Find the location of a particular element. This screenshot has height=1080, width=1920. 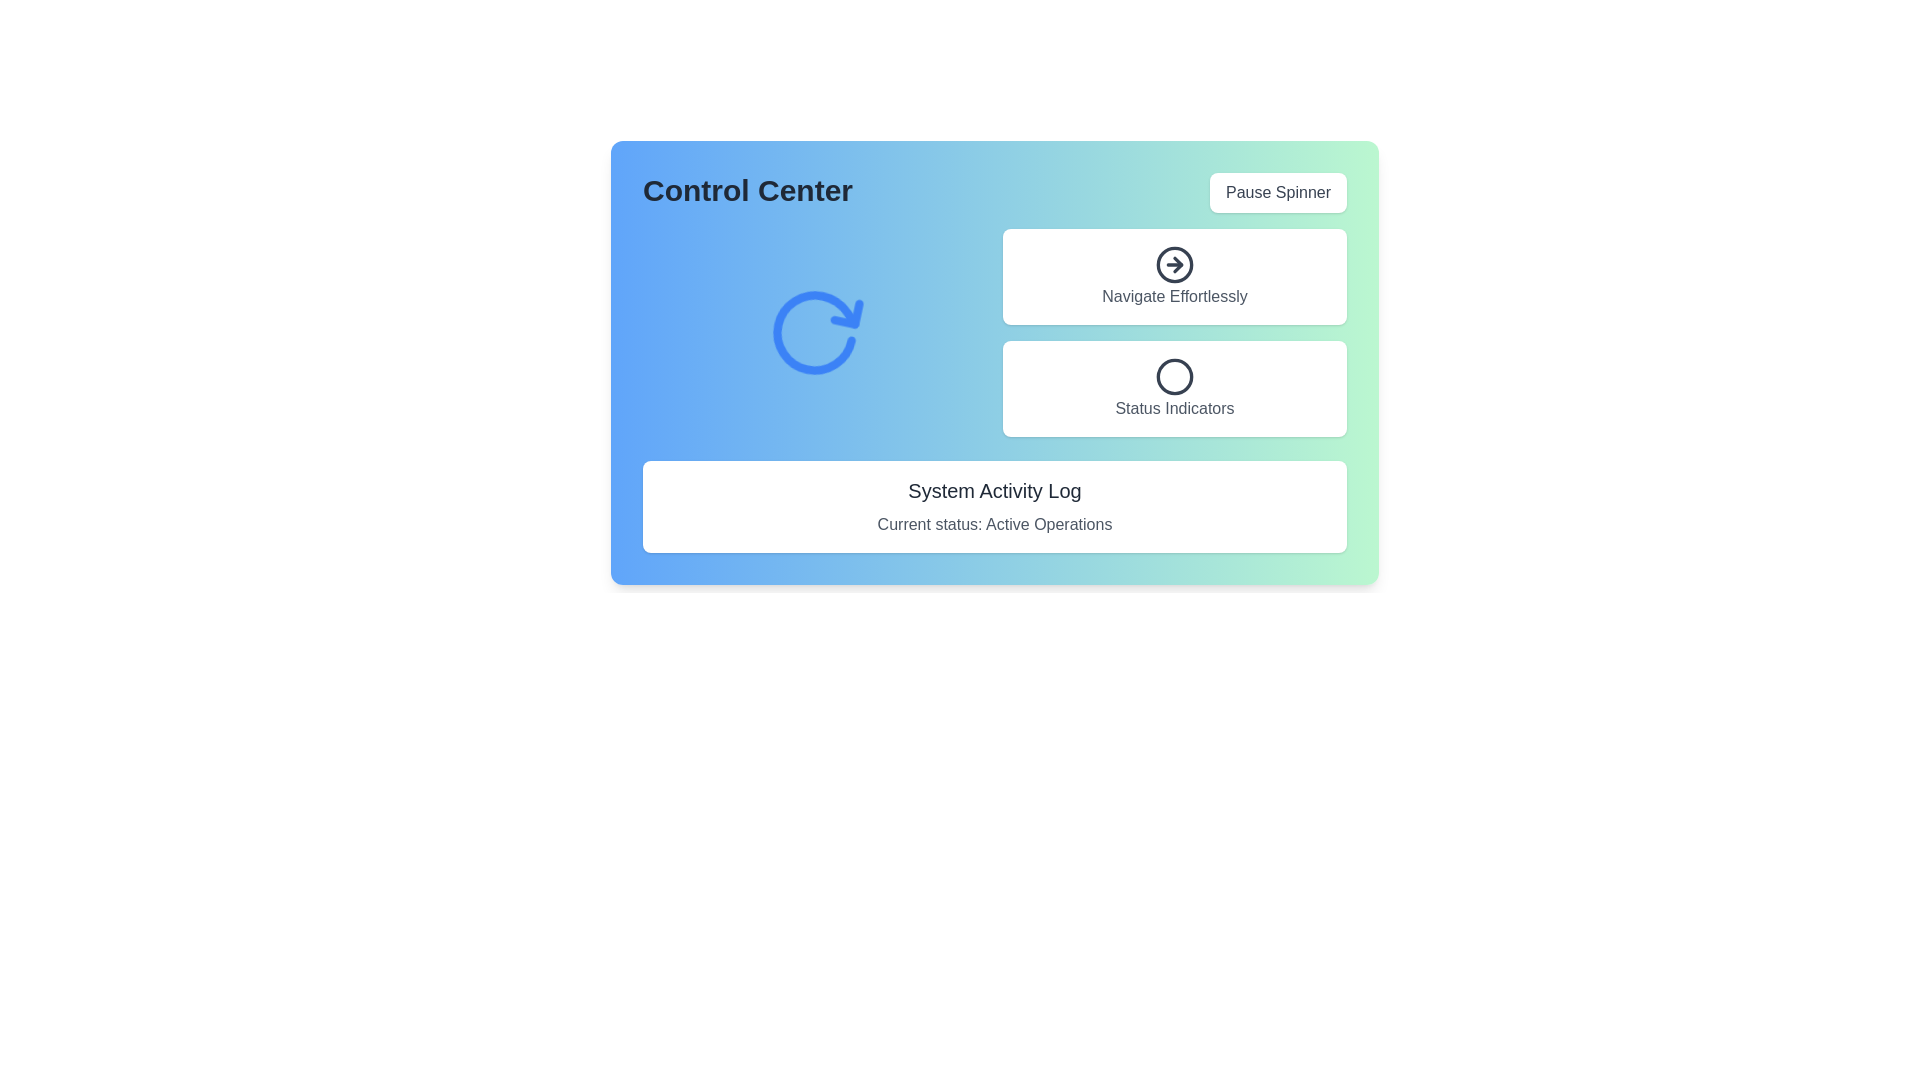

the Informational display panel located at the bottom of the 'Control Center', which indicates ongoing system activity is located at coordinates (994, 505).